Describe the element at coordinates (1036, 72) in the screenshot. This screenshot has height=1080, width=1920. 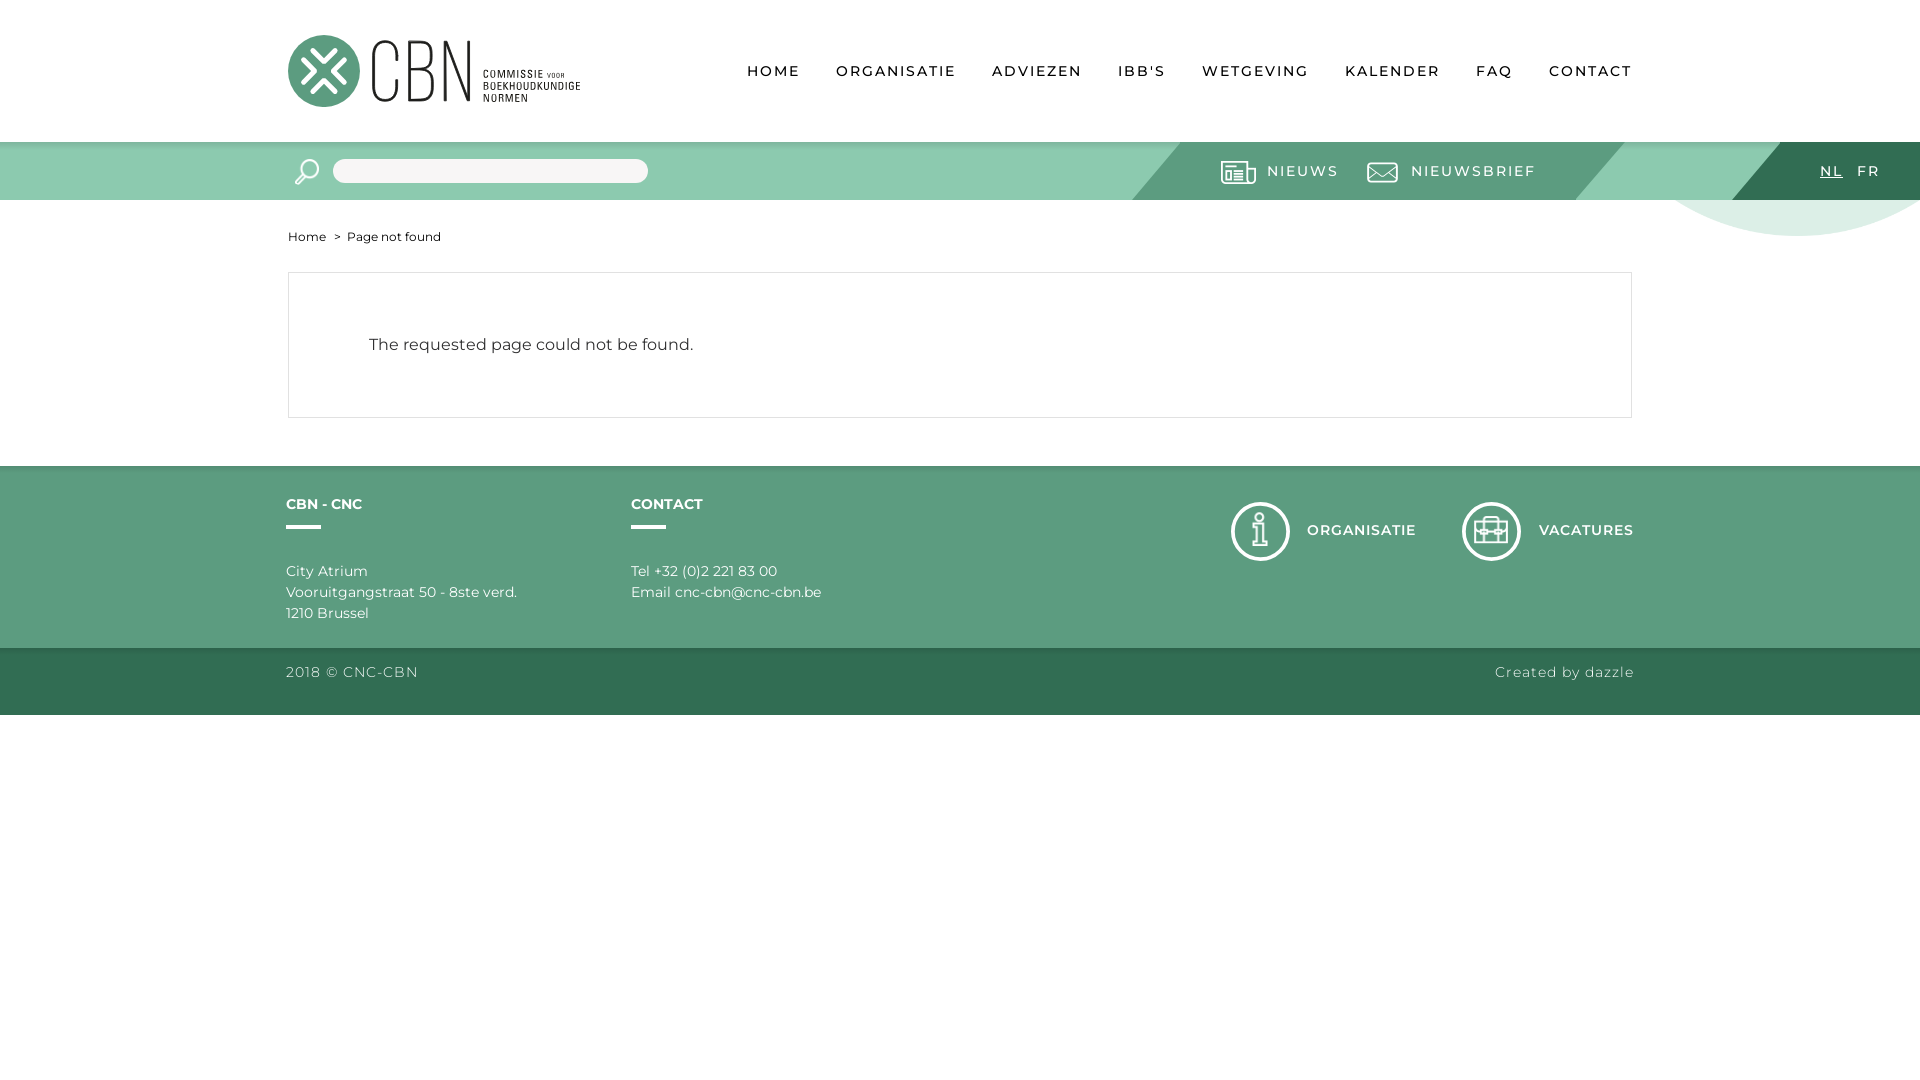
I see `'ADVIEZEN'` at that location.